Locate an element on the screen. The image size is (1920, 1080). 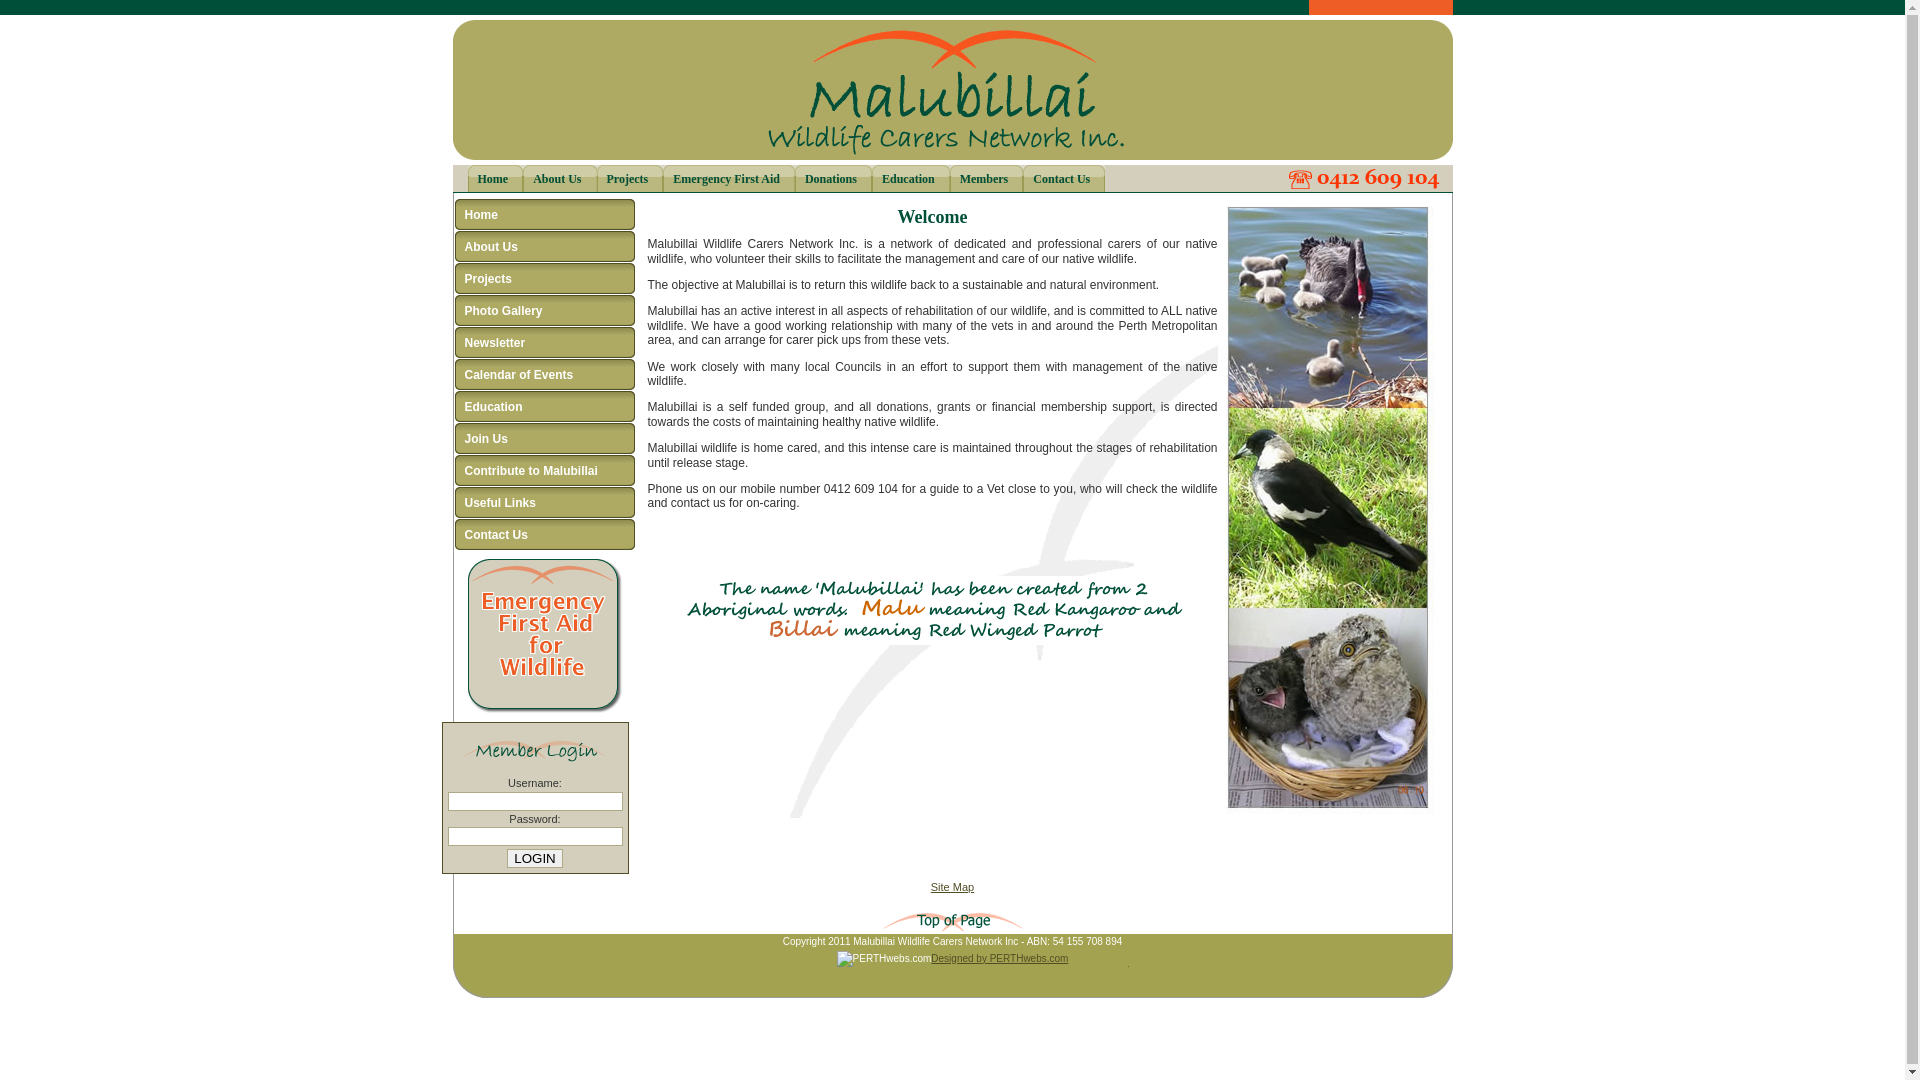
'Login' is located at coordinates (534, 857).